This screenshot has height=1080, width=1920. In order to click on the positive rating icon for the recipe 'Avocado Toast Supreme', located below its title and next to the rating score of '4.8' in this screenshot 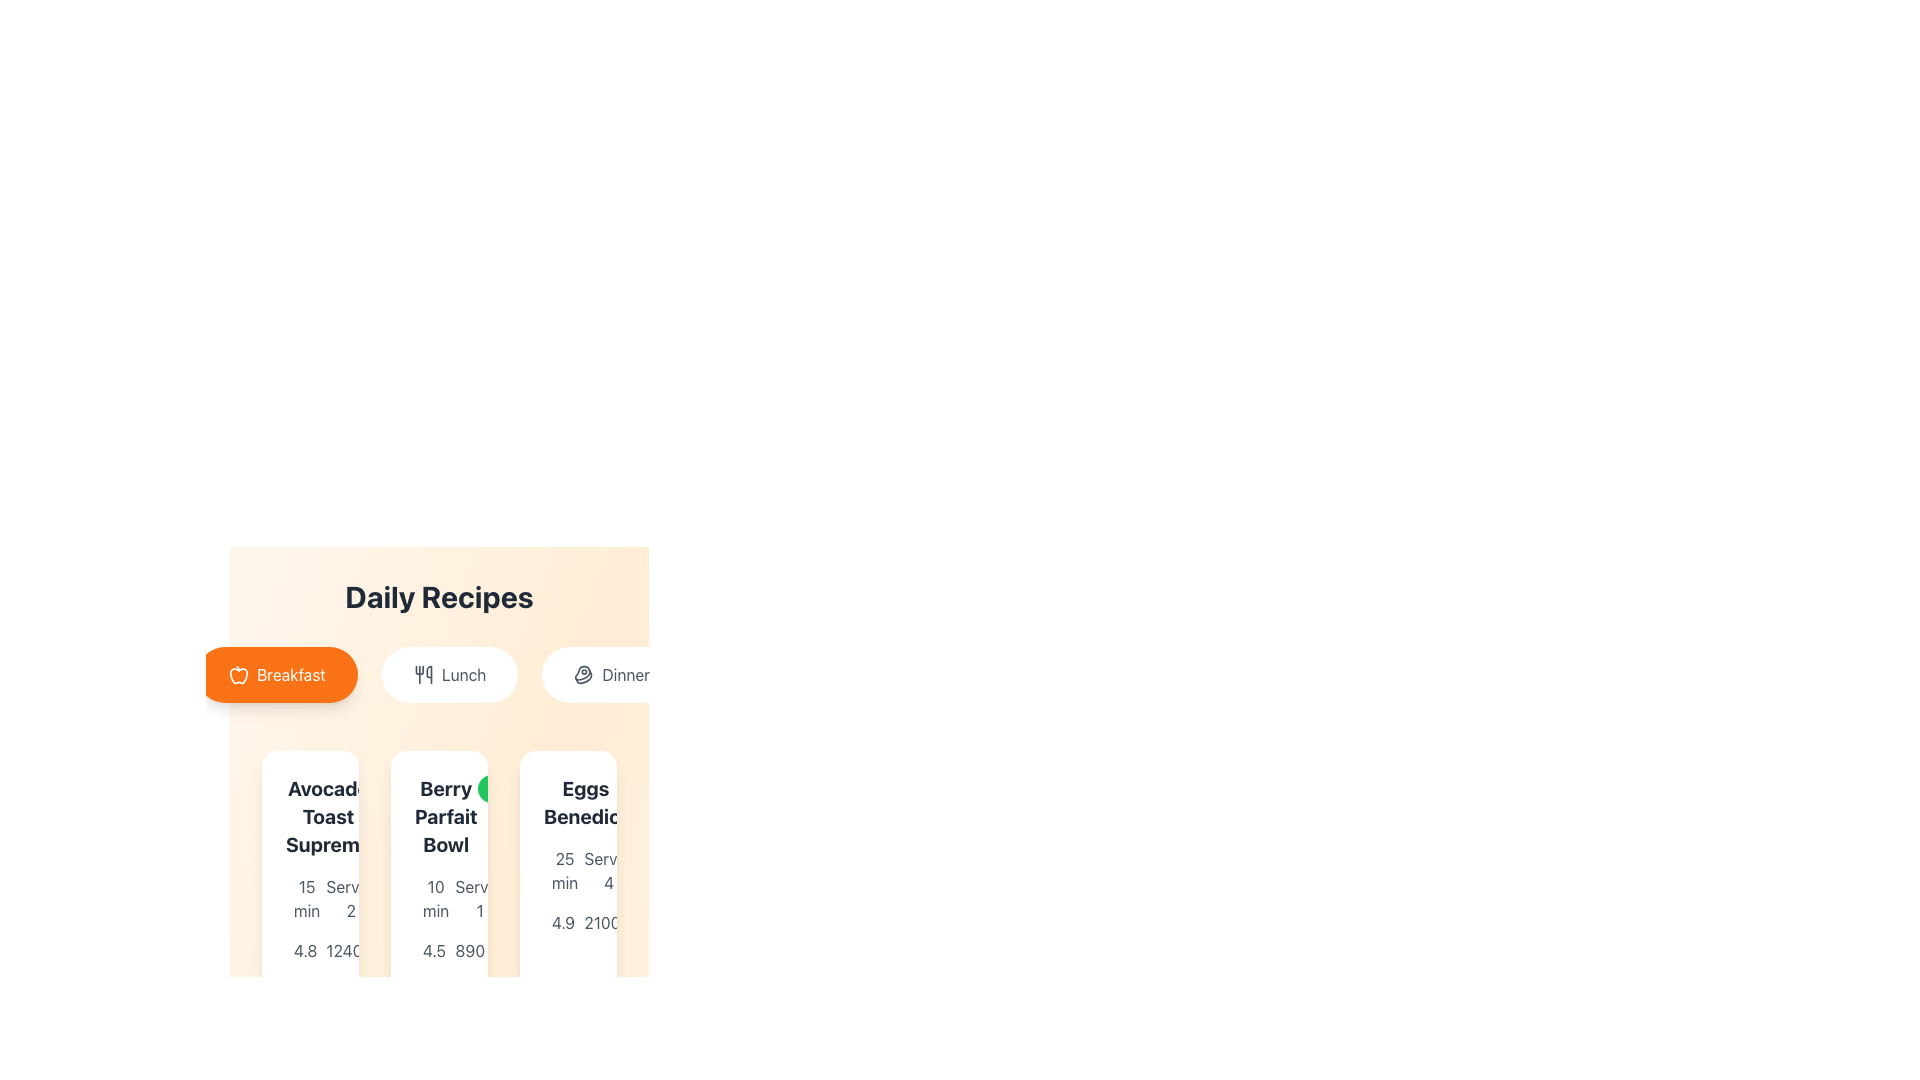, I will do `click(330, 951)`.